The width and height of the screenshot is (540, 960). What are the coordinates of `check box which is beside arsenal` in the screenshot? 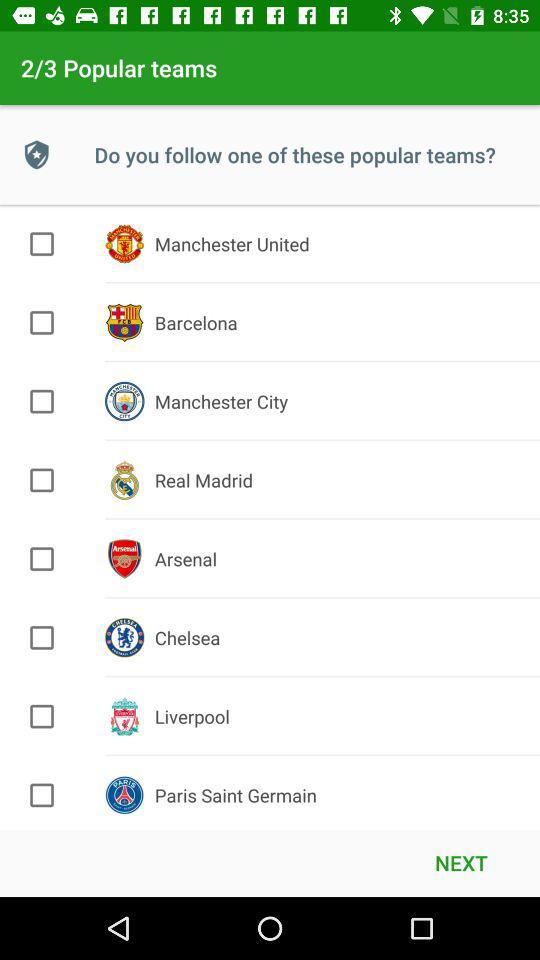 It's located at (42, 559).